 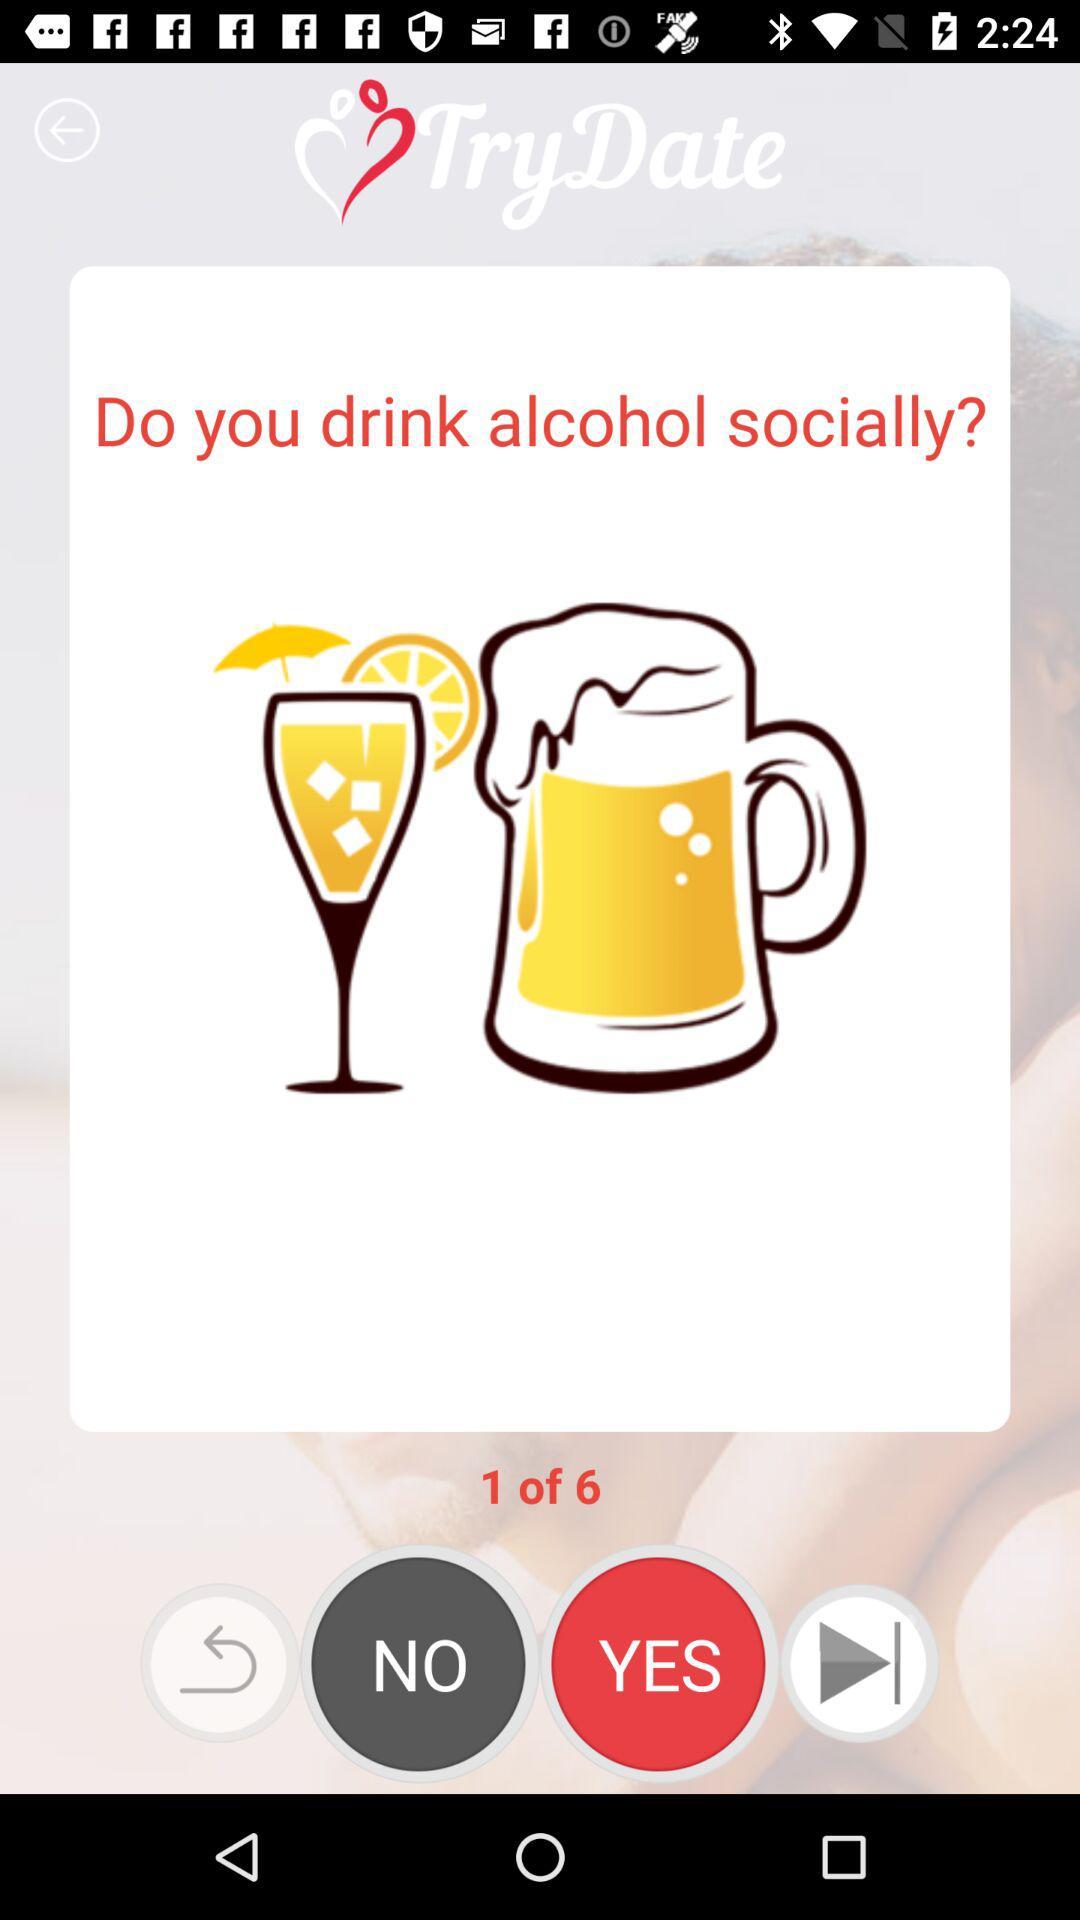 I want to click on item at the bottom right corner, so click(x=858, y=1663).